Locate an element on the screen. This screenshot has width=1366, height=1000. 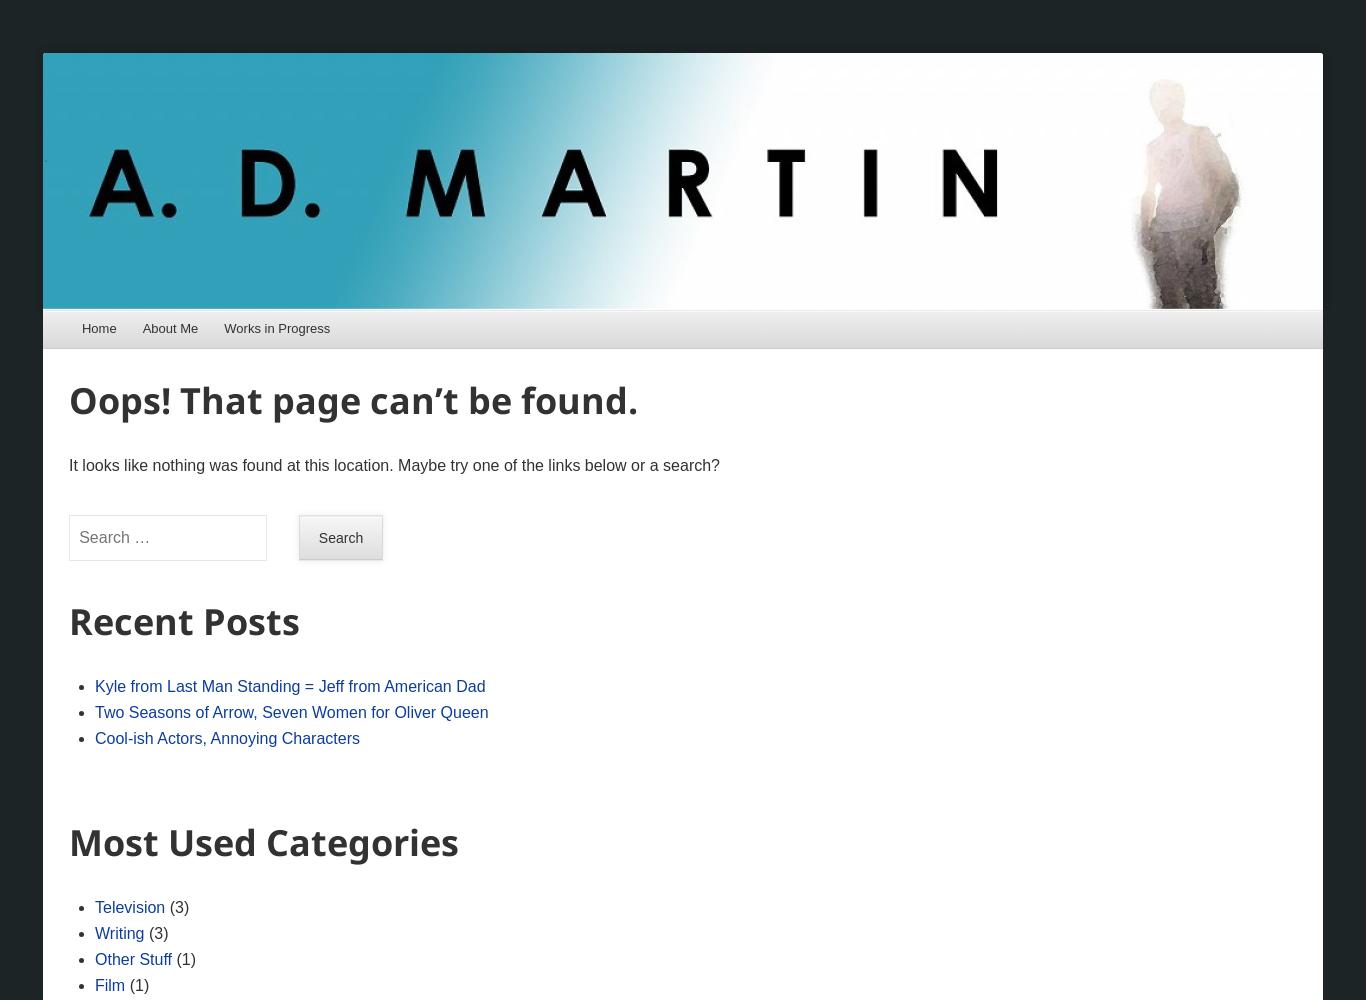
'Recent Posts' is located at coordinates (68, 620).